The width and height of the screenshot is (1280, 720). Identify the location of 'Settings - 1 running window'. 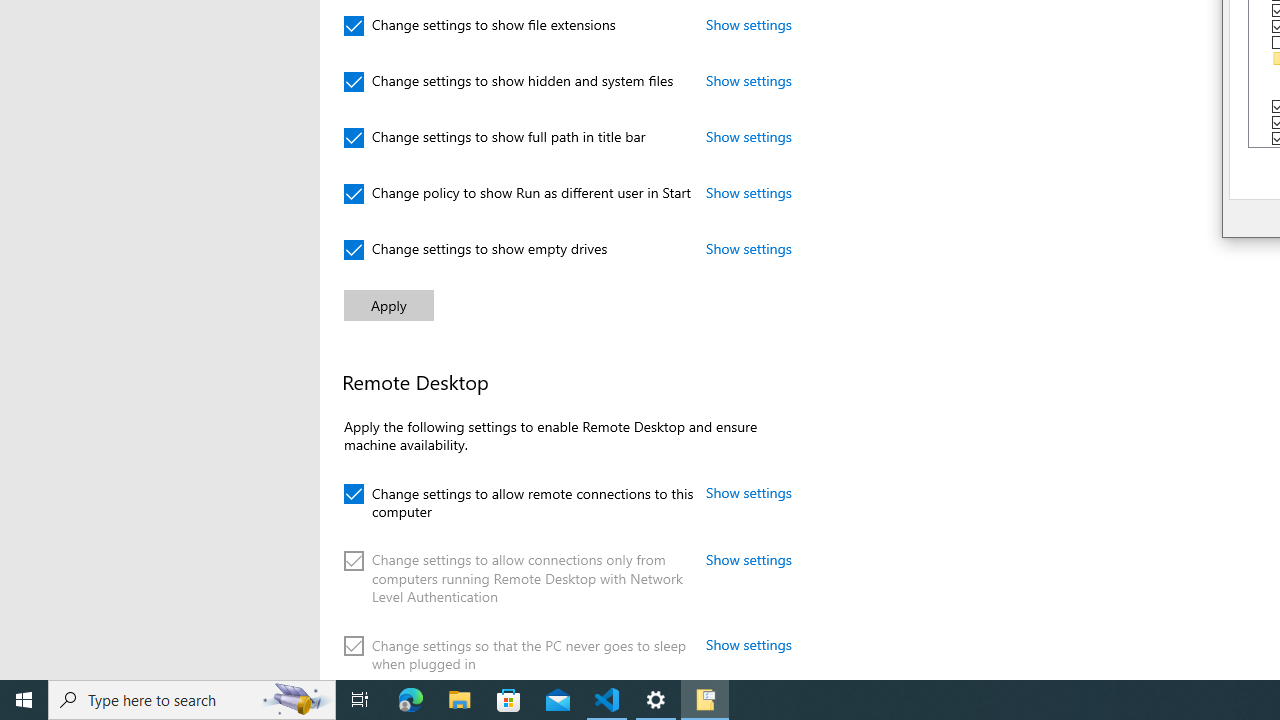
(656, 698).